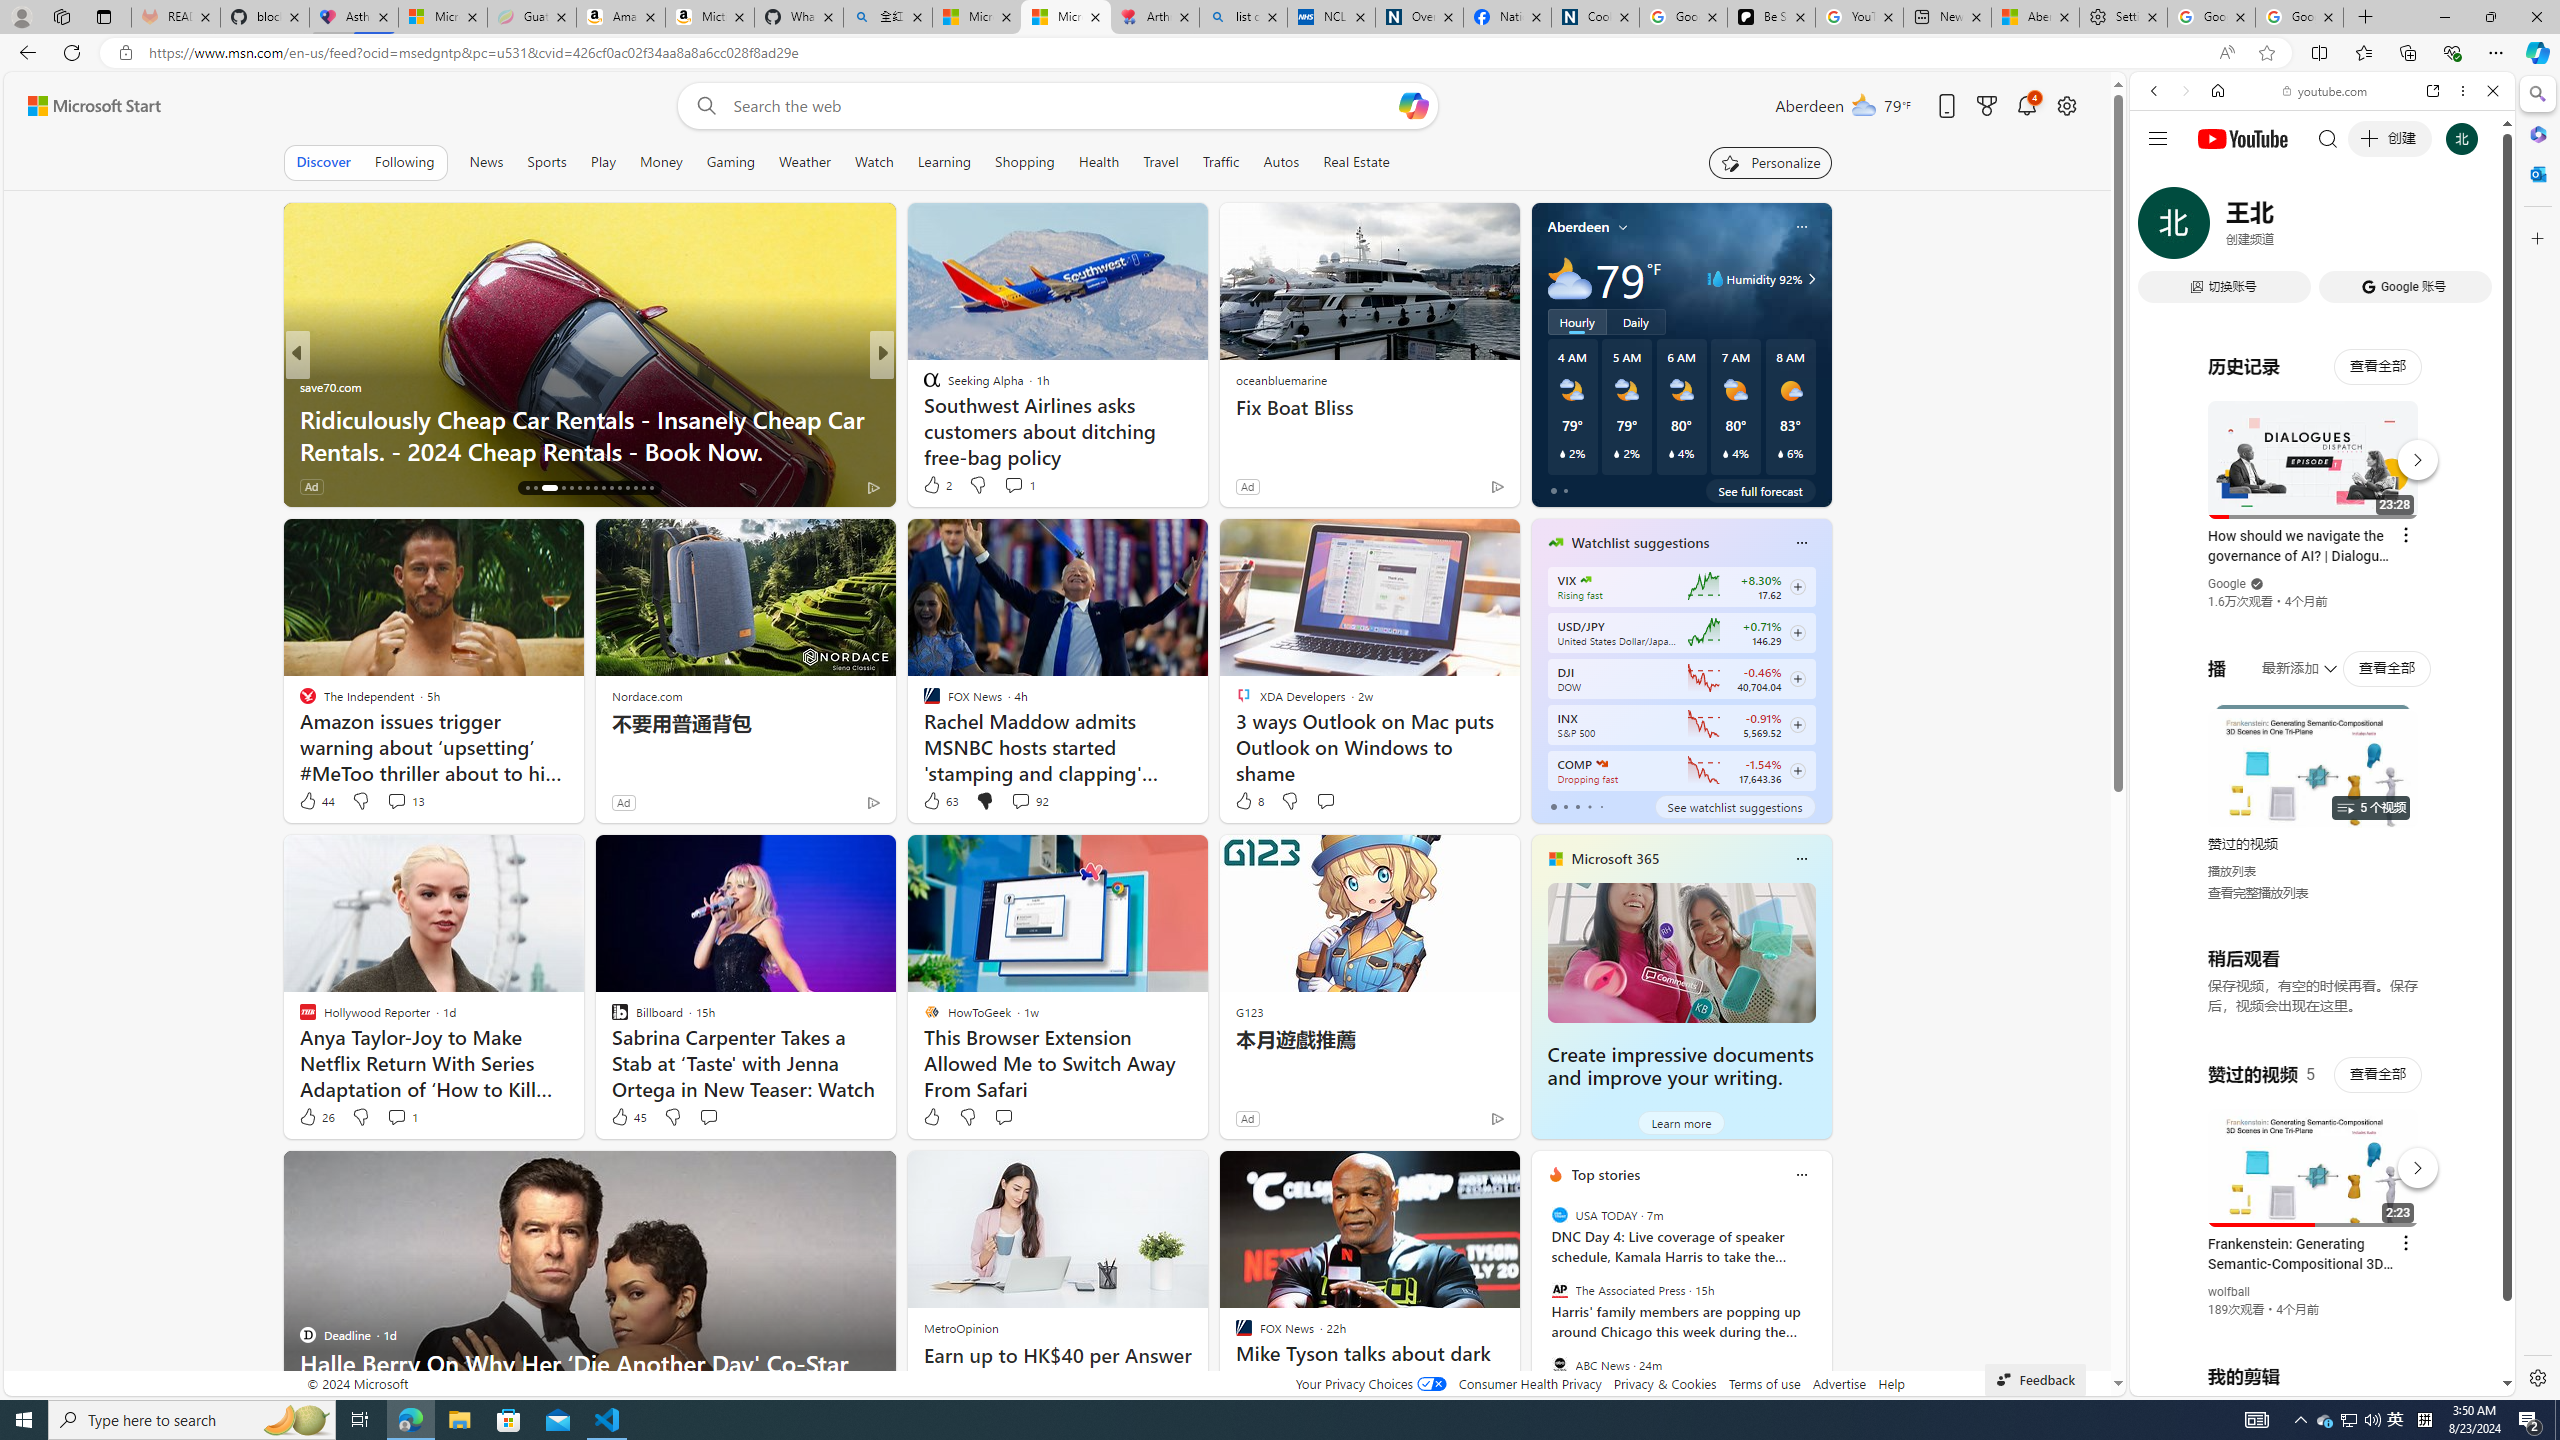 This screenshot has width=2560, height=1440. What do you see at coordinates (2066, 106) in the screenshot?
I see `'Open settings'` at bounding box center [2066, 106].